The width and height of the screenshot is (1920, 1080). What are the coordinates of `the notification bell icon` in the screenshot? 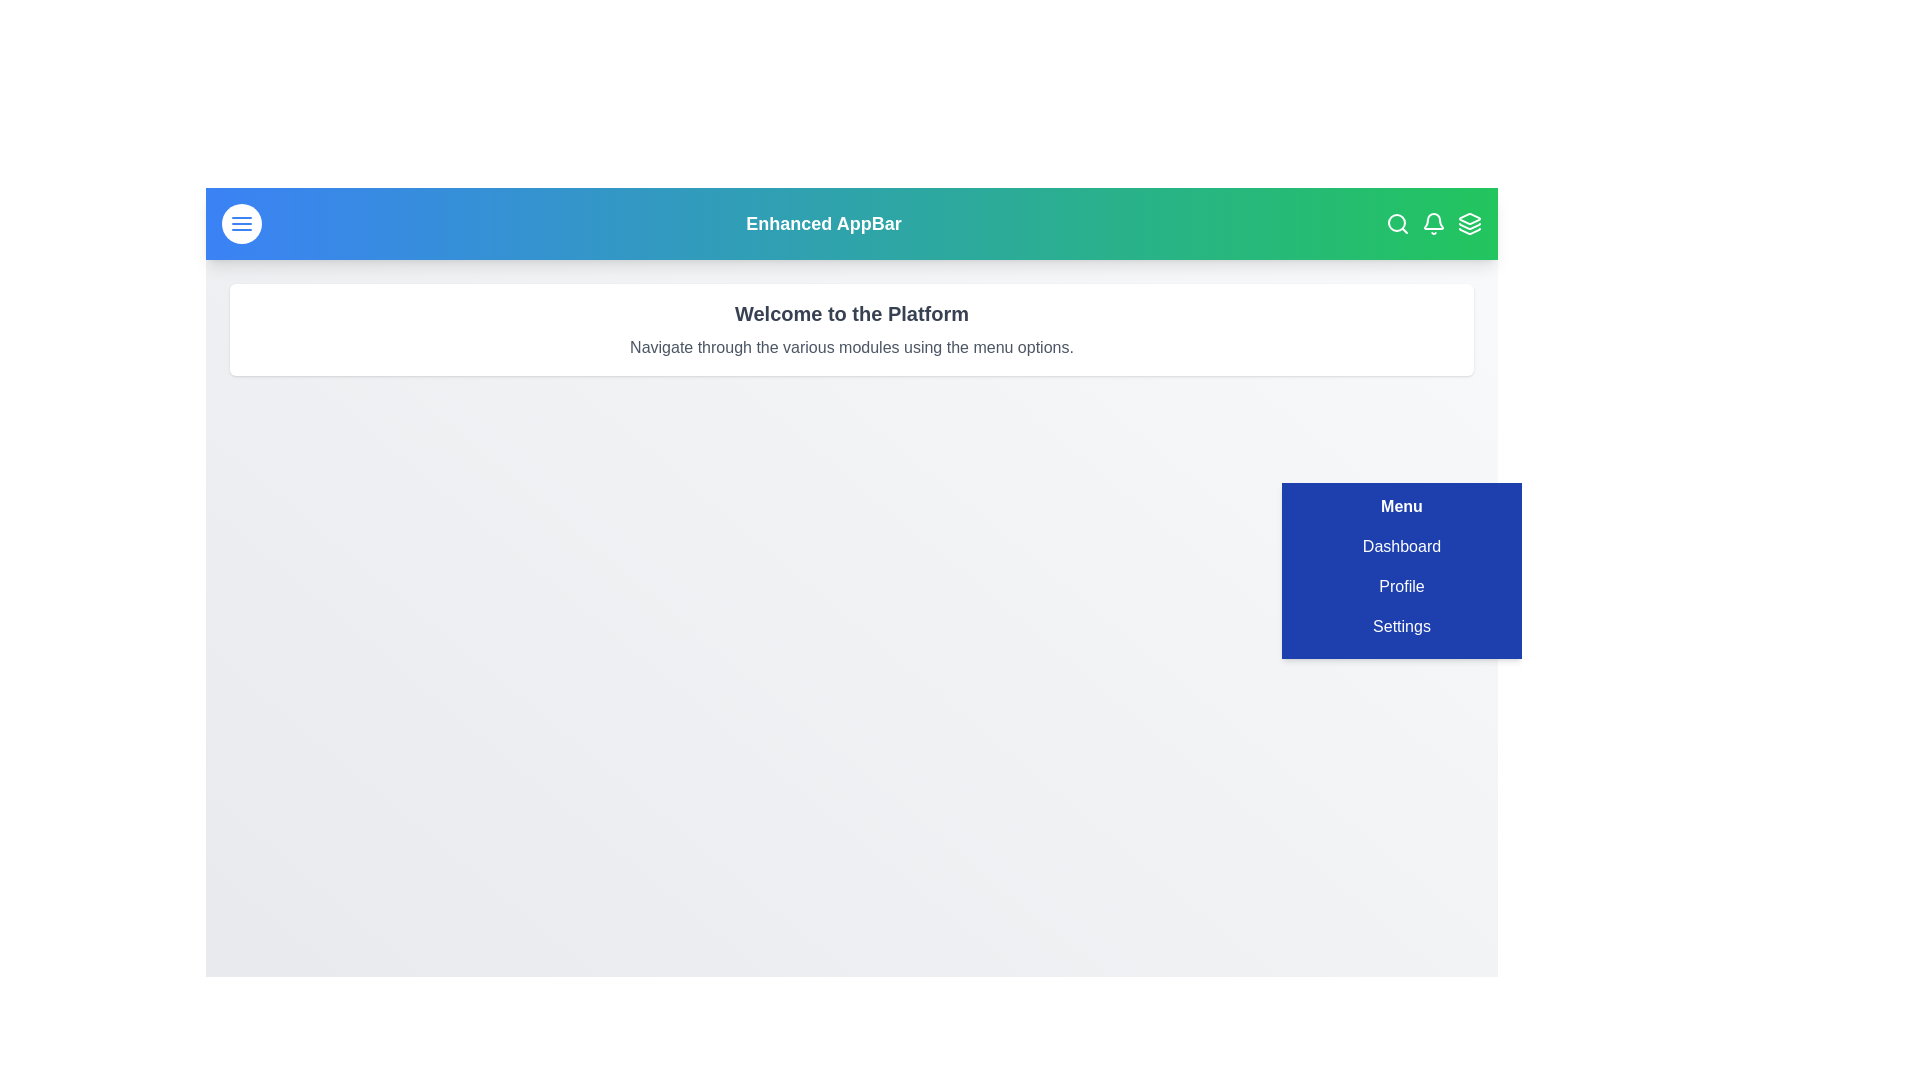 It's located at (1433, 223).